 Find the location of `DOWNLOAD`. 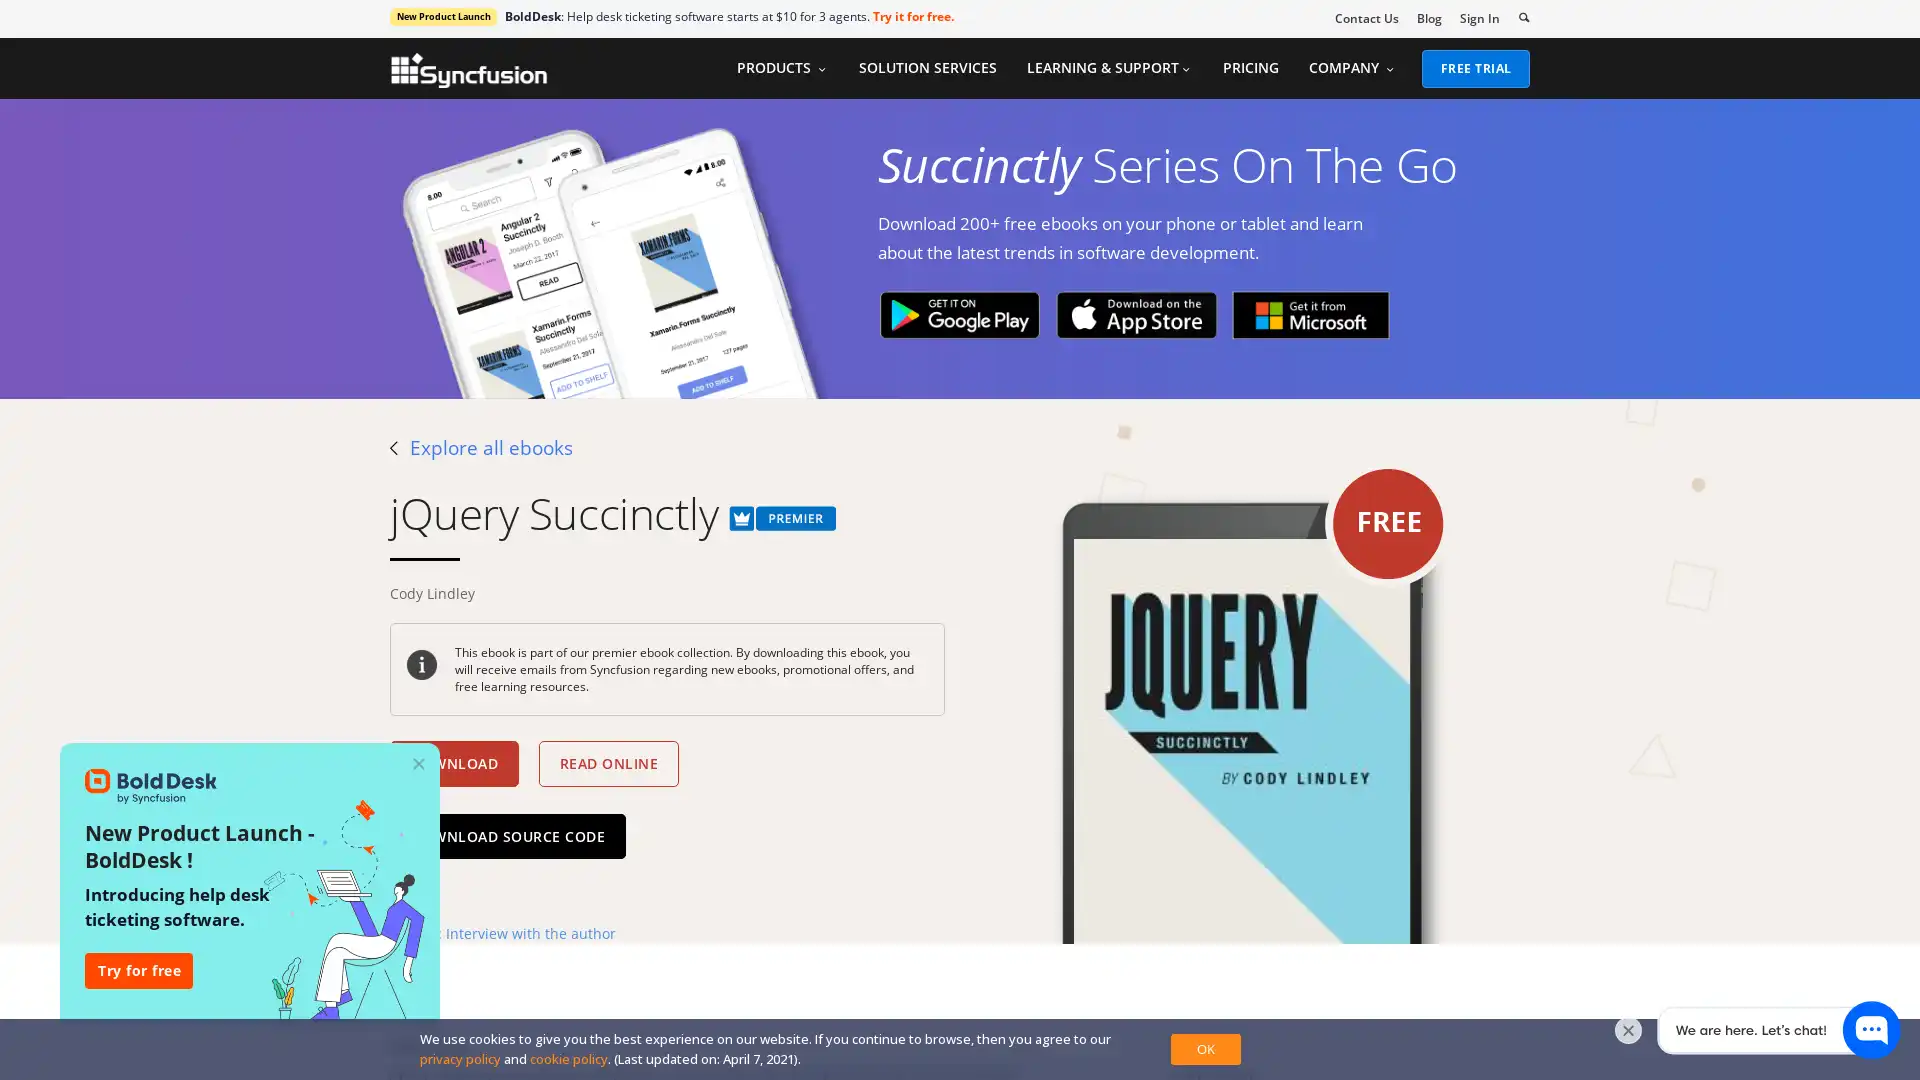

DOWNLOAD is located at coordinates (453, 763).